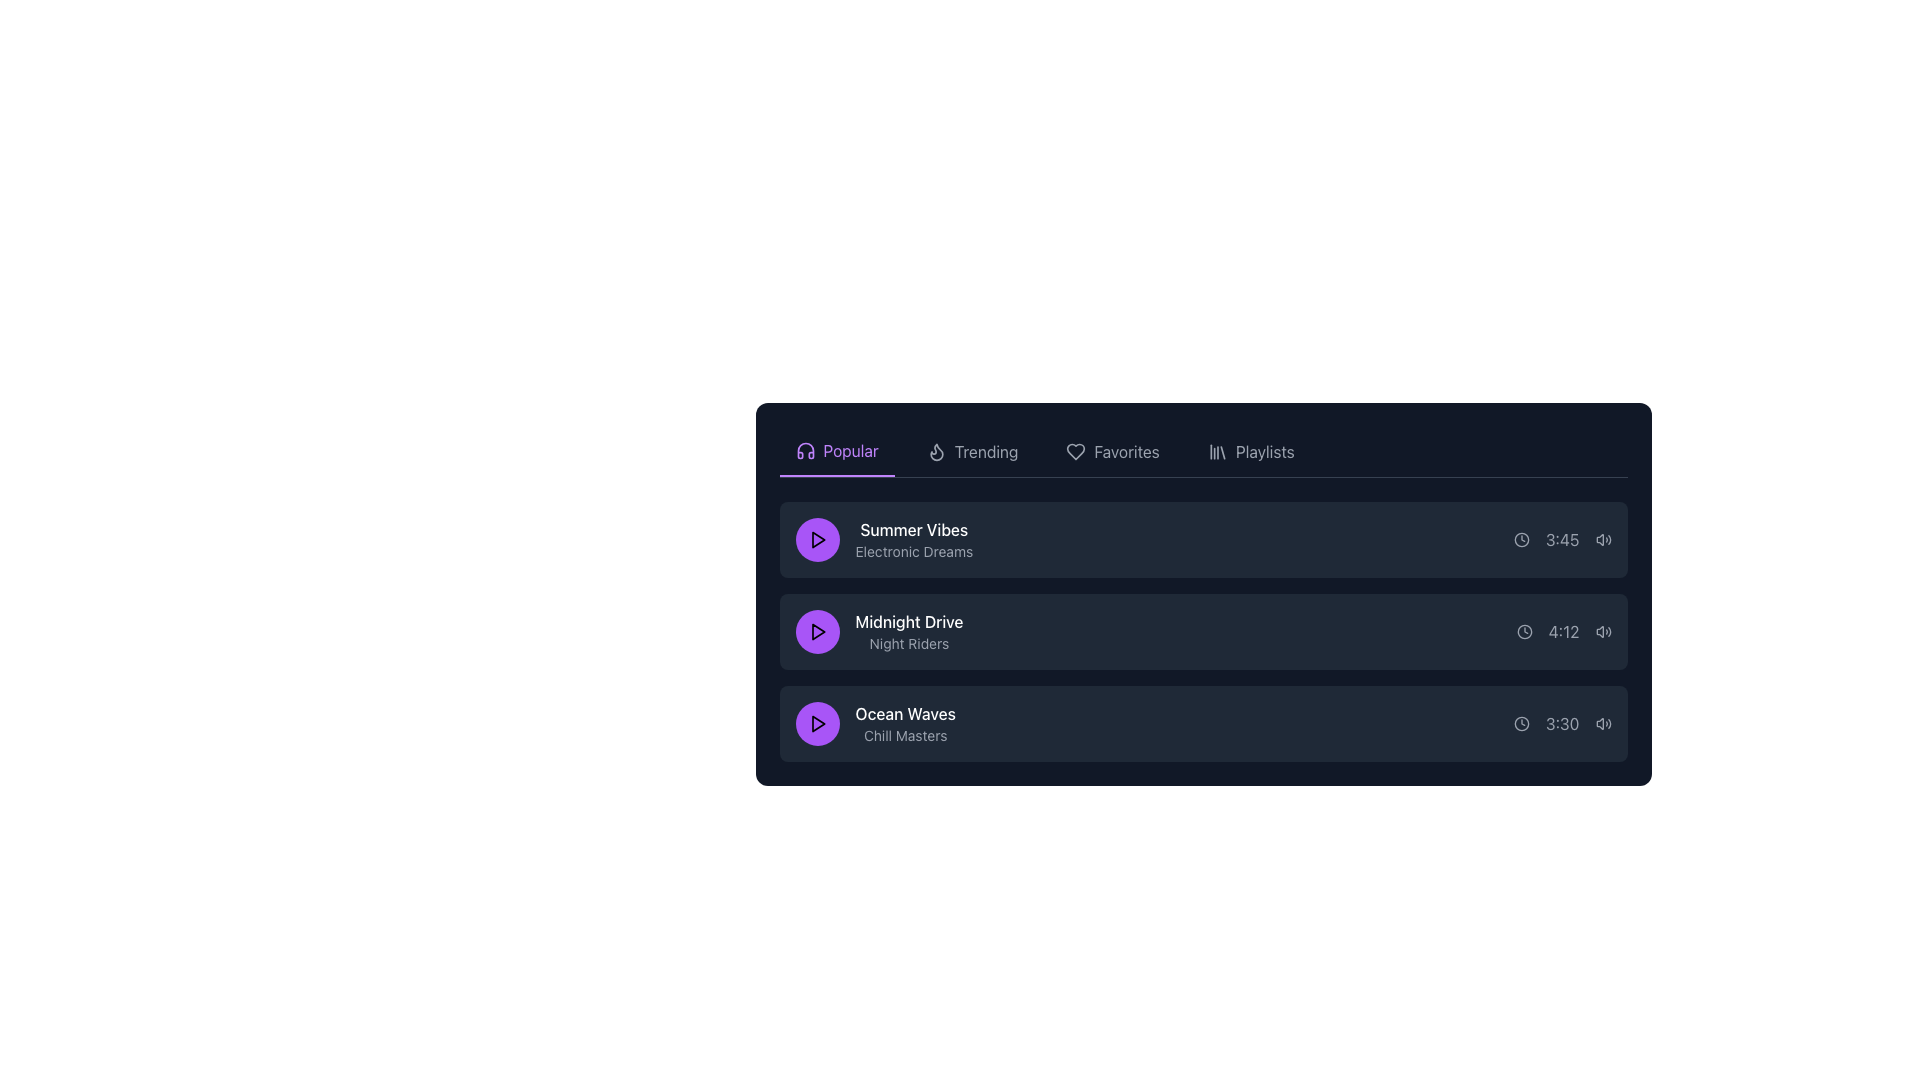 The height and width of the screenshot is (1080, 1920). What do you see at coordinates (1221, 452) in the screenshot?
I see `the decorative segment of the library icon located in the 'Playlists' tab header, which is the fourth segment from the left` at bounding box center [1221, 452].